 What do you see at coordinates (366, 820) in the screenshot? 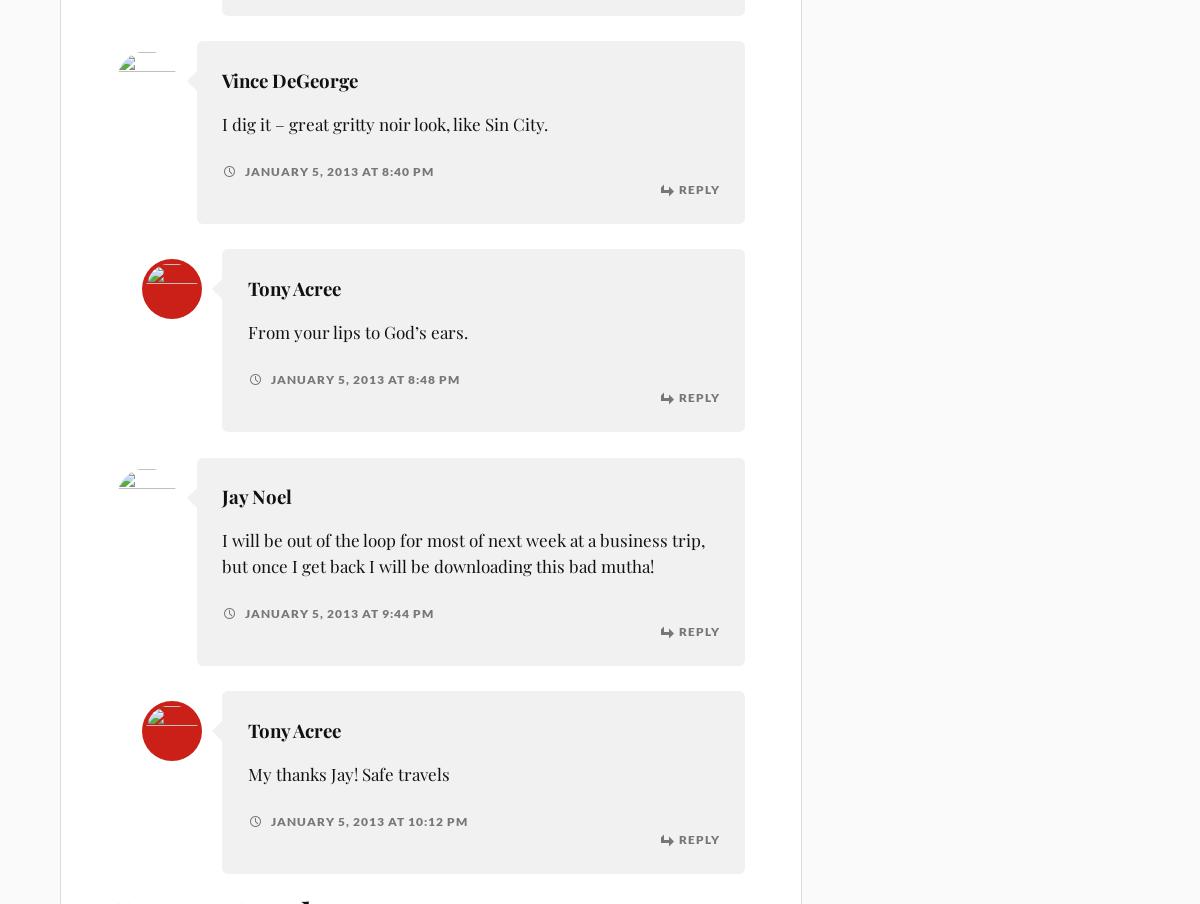
I see `'January 5, 2013 at 10:12 pm'` at bounding box center [366, 820].